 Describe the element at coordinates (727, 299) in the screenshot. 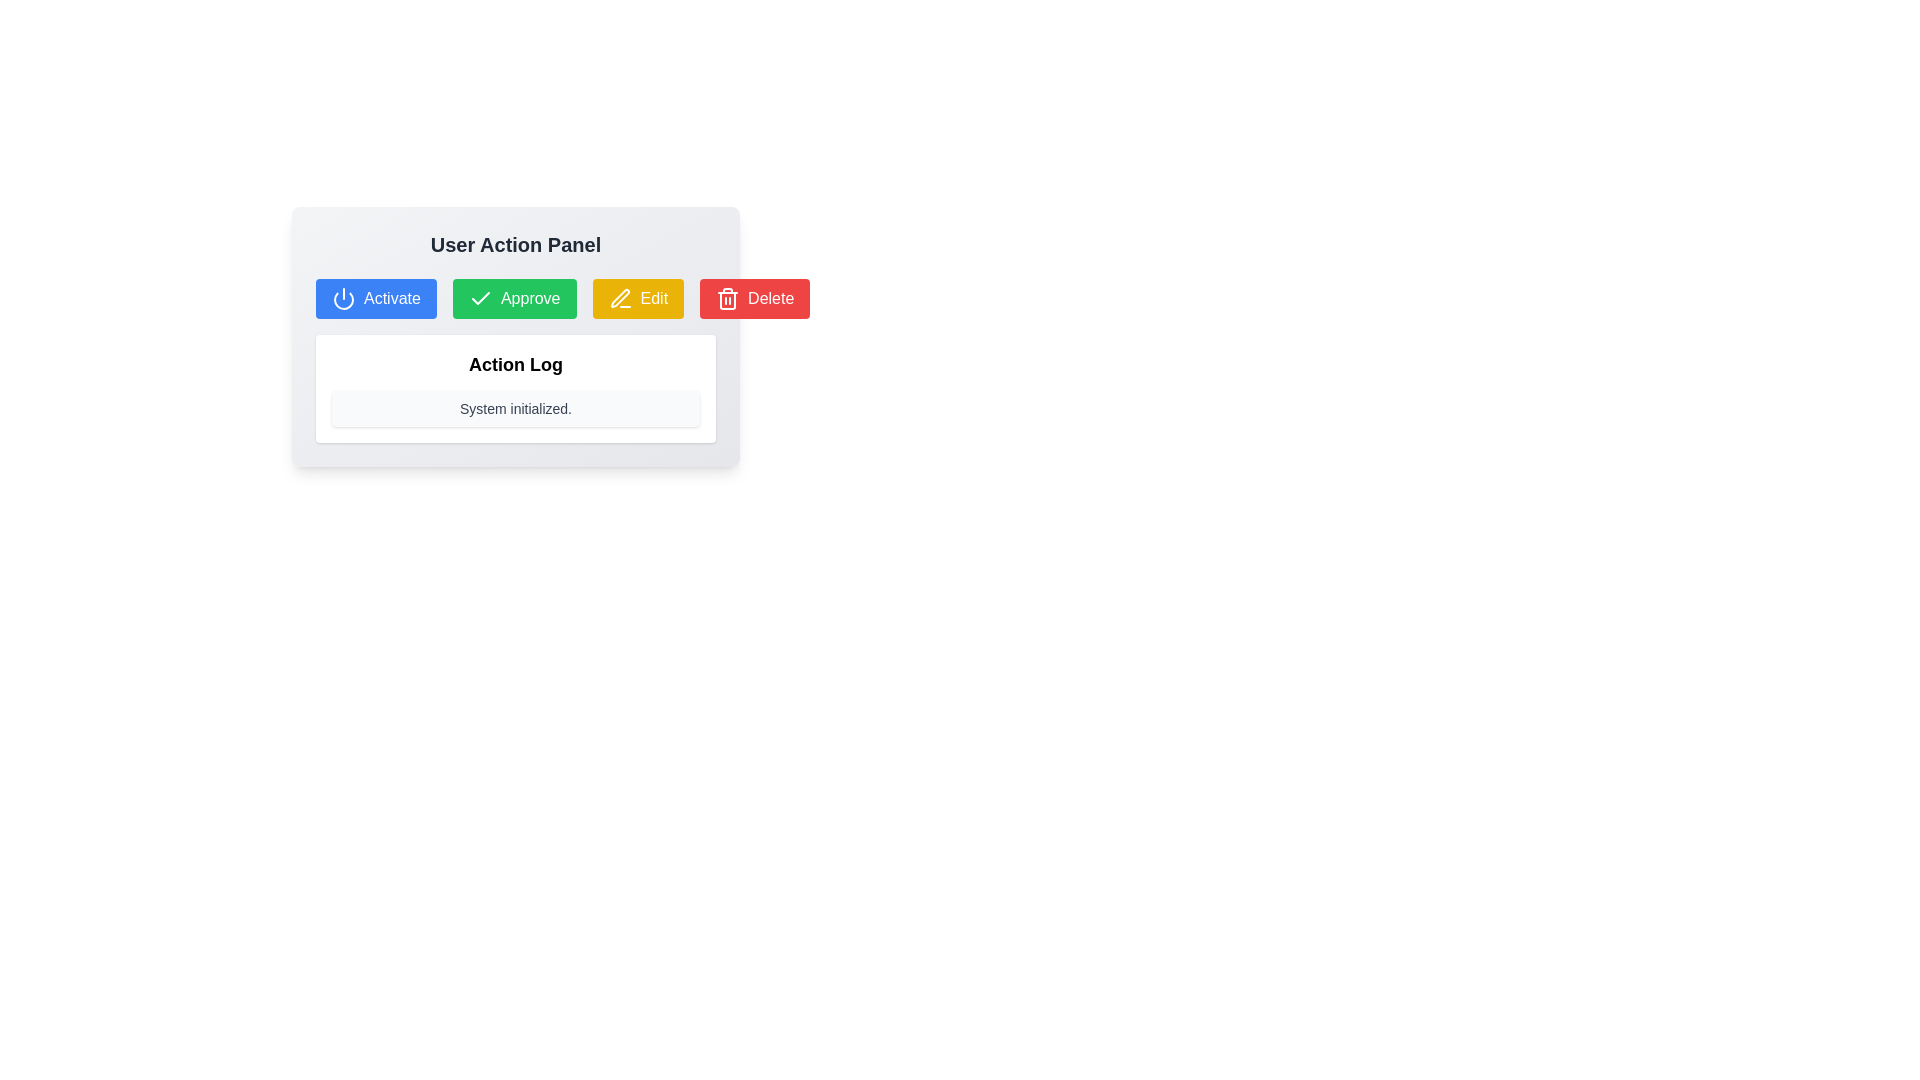

I see `the small trash bin icon located within the red 'Delete' button at the top of the interface` at that location.